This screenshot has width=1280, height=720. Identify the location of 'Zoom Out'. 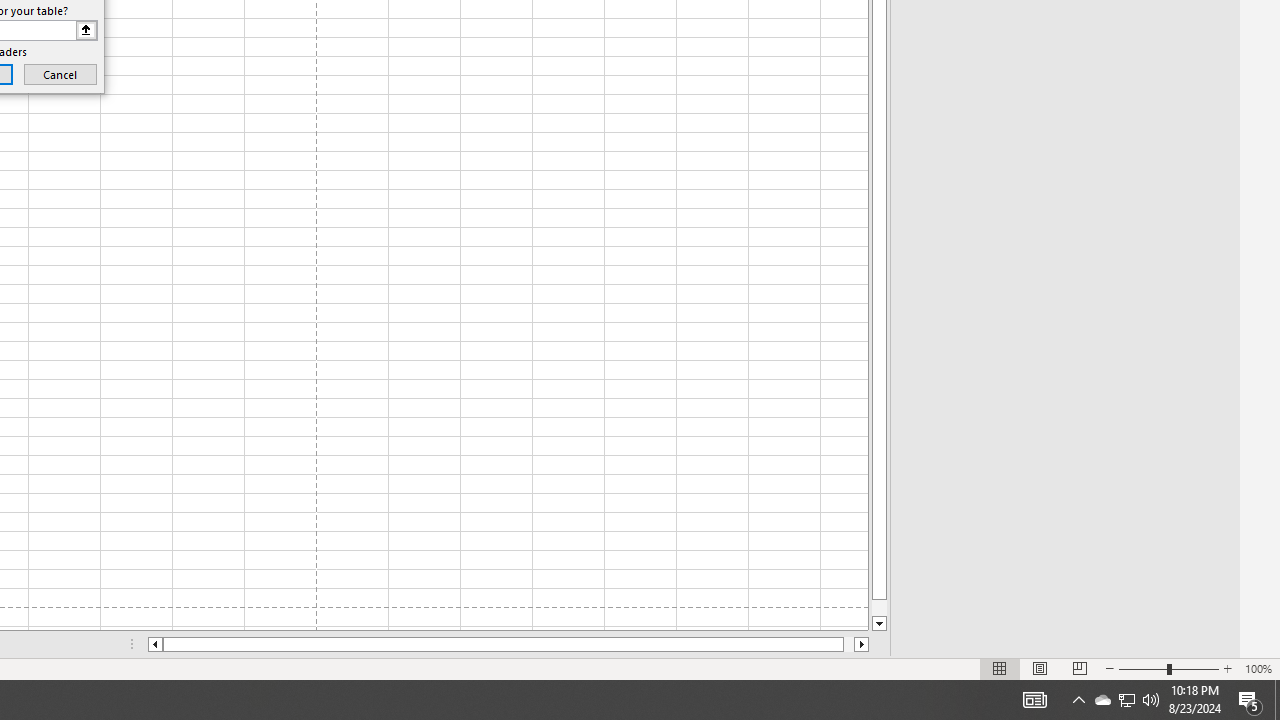
(1143, 669).